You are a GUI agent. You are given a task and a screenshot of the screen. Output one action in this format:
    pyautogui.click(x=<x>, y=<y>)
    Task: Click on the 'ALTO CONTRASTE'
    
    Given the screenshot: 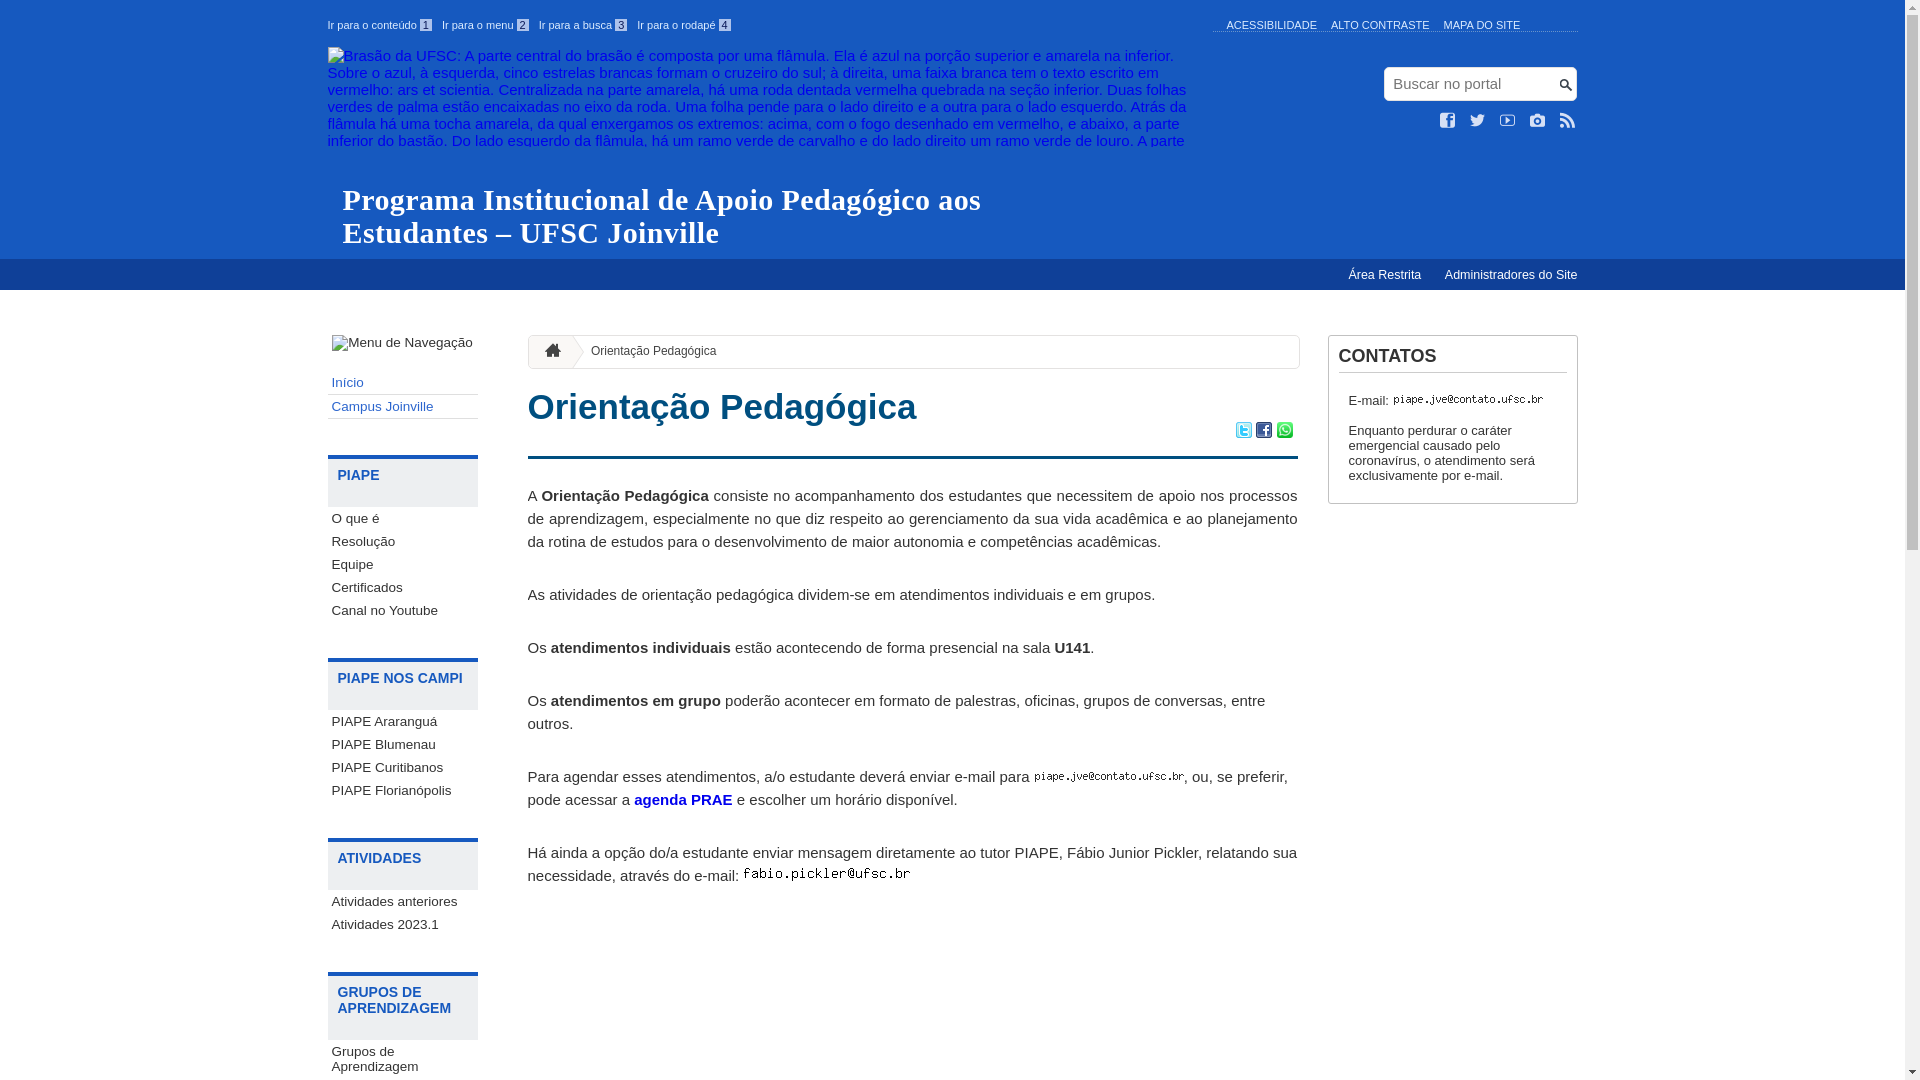 What is the action you would take?
    pyautogui.click(x=1330, y=24)
    